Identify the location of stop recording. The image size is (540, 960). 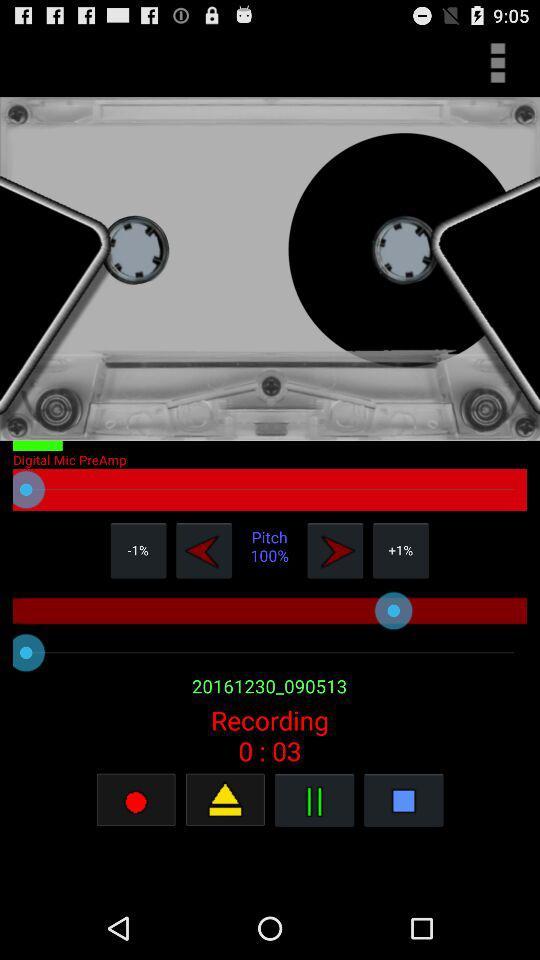
(135, 799).